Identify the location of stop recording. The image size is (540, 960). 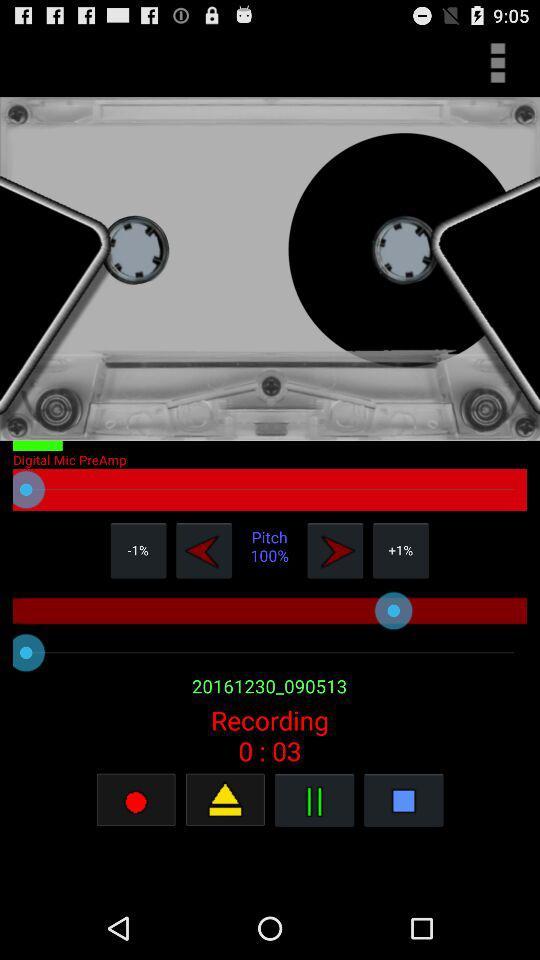
(135, 799).